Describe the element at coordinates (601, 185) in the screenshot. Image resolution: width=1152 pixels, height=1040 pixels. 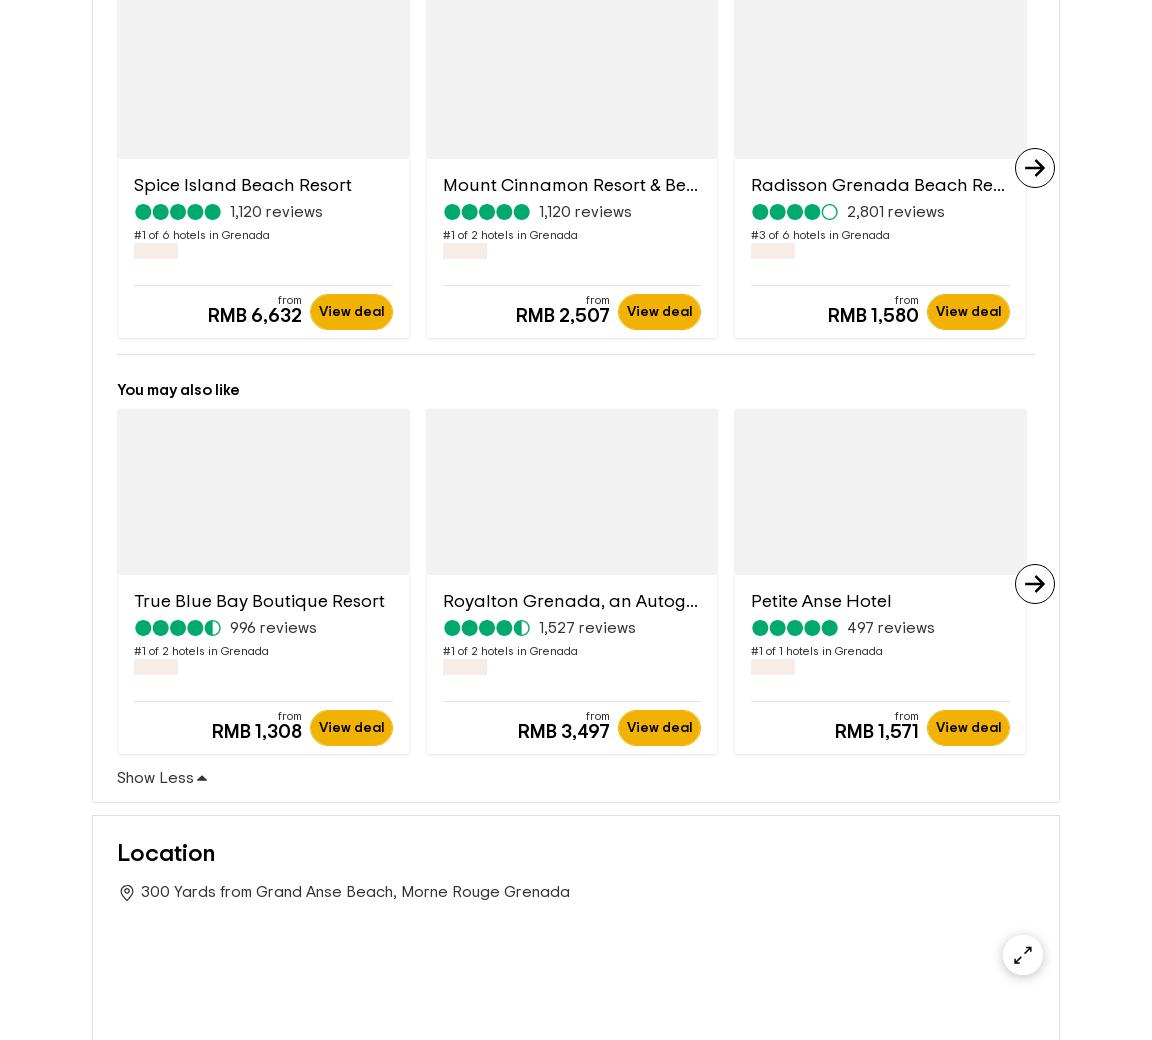
I see `'Mount Cinnamon Resort & Beach Club'` at that location.